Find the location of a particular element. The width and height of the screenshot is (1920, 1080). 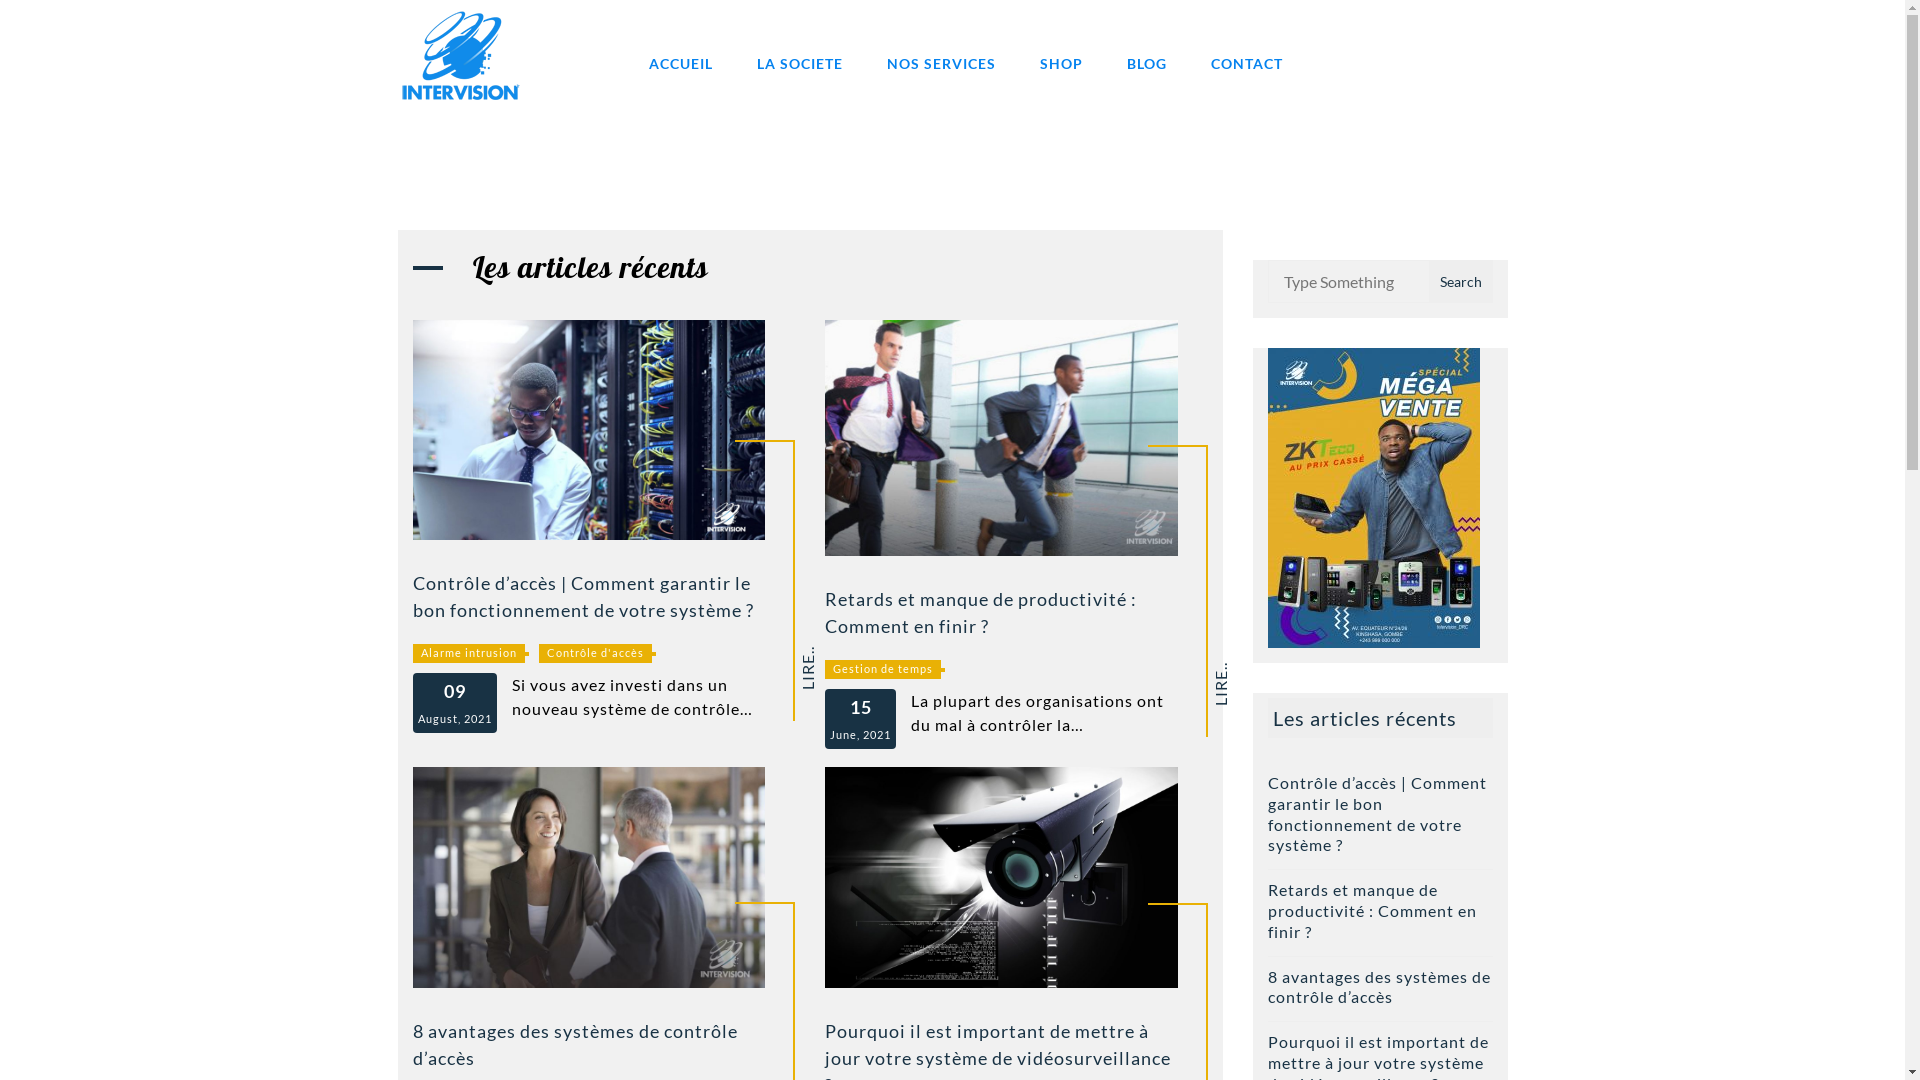

'LIRE..' is located at coordinates (1232, 670).